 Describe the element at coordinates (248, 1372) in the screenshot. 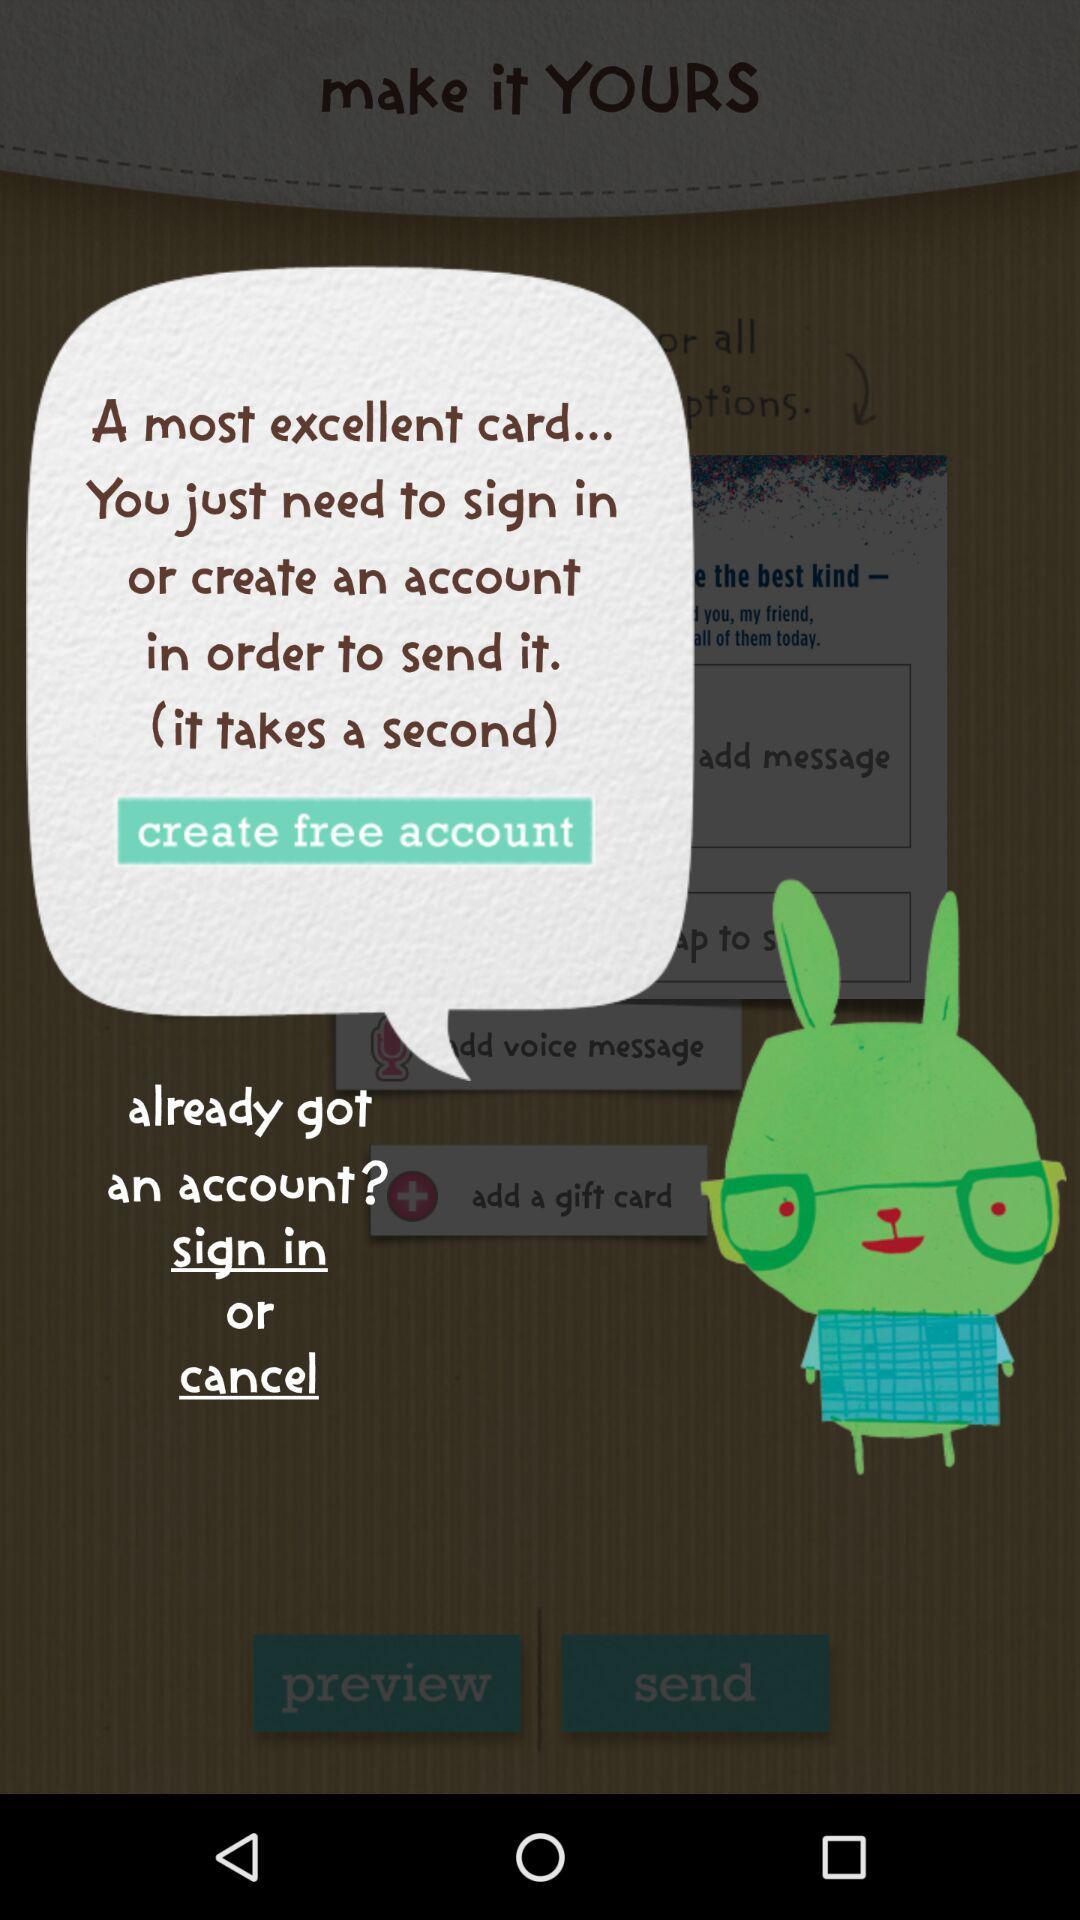

I see `the cancel item` at that location.